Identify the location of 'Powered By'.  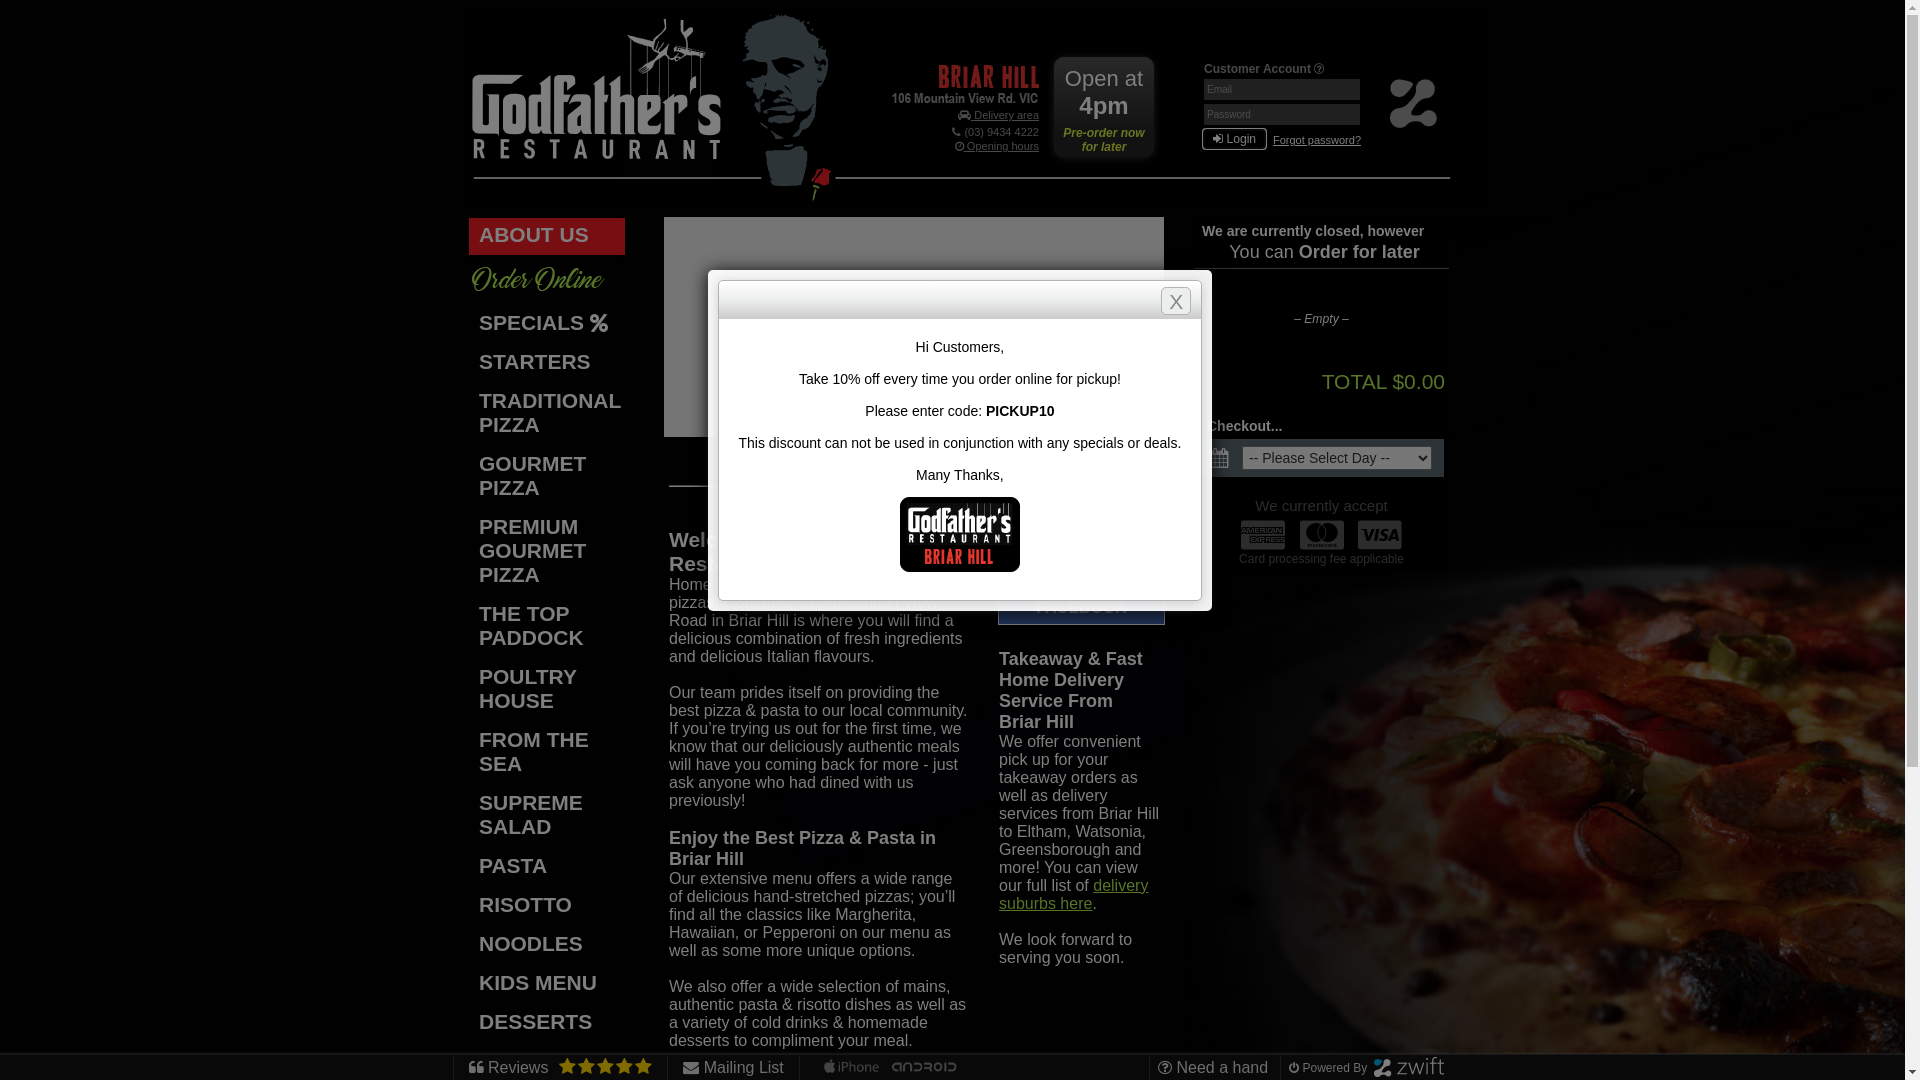
(1289, 1067).